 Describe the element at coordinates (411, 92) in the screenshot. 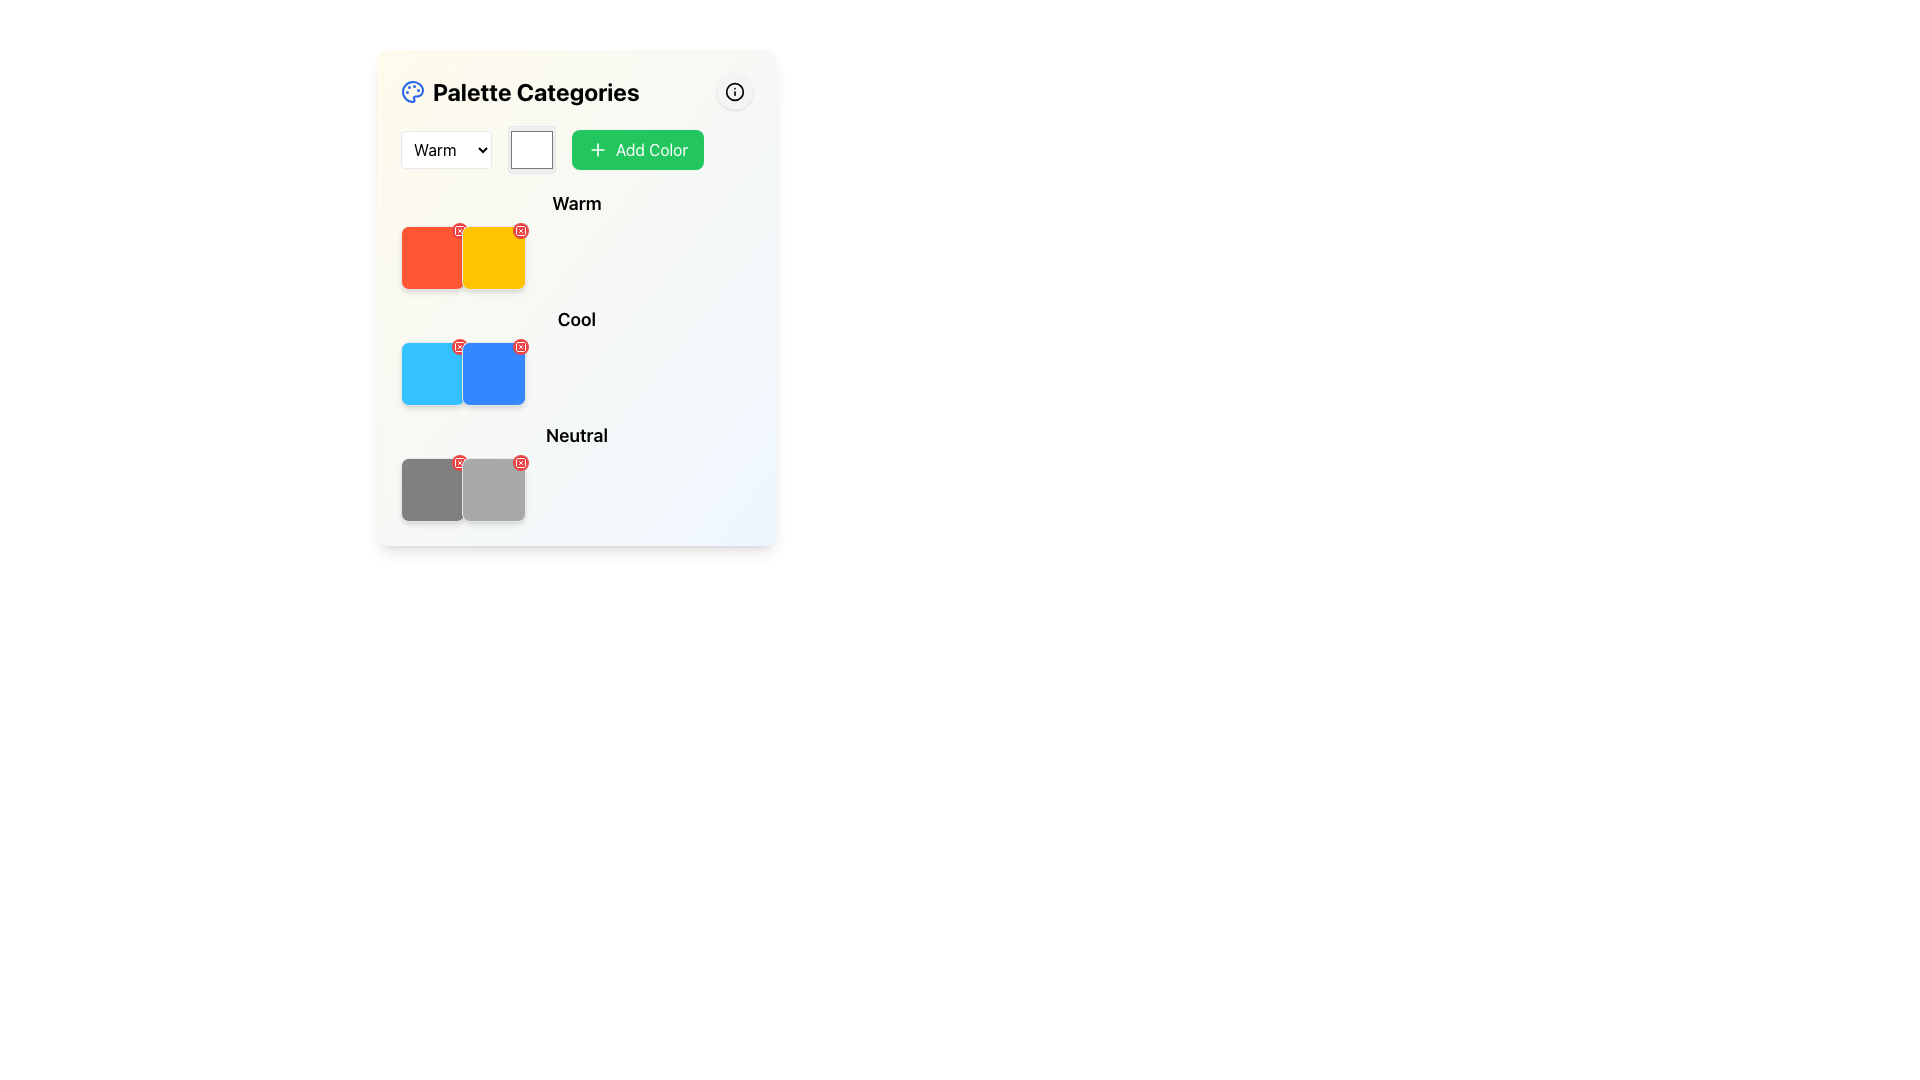

I see `the decorative icon representing 'Palette Categories', located at the top-left corner of the palette information box` at that location.